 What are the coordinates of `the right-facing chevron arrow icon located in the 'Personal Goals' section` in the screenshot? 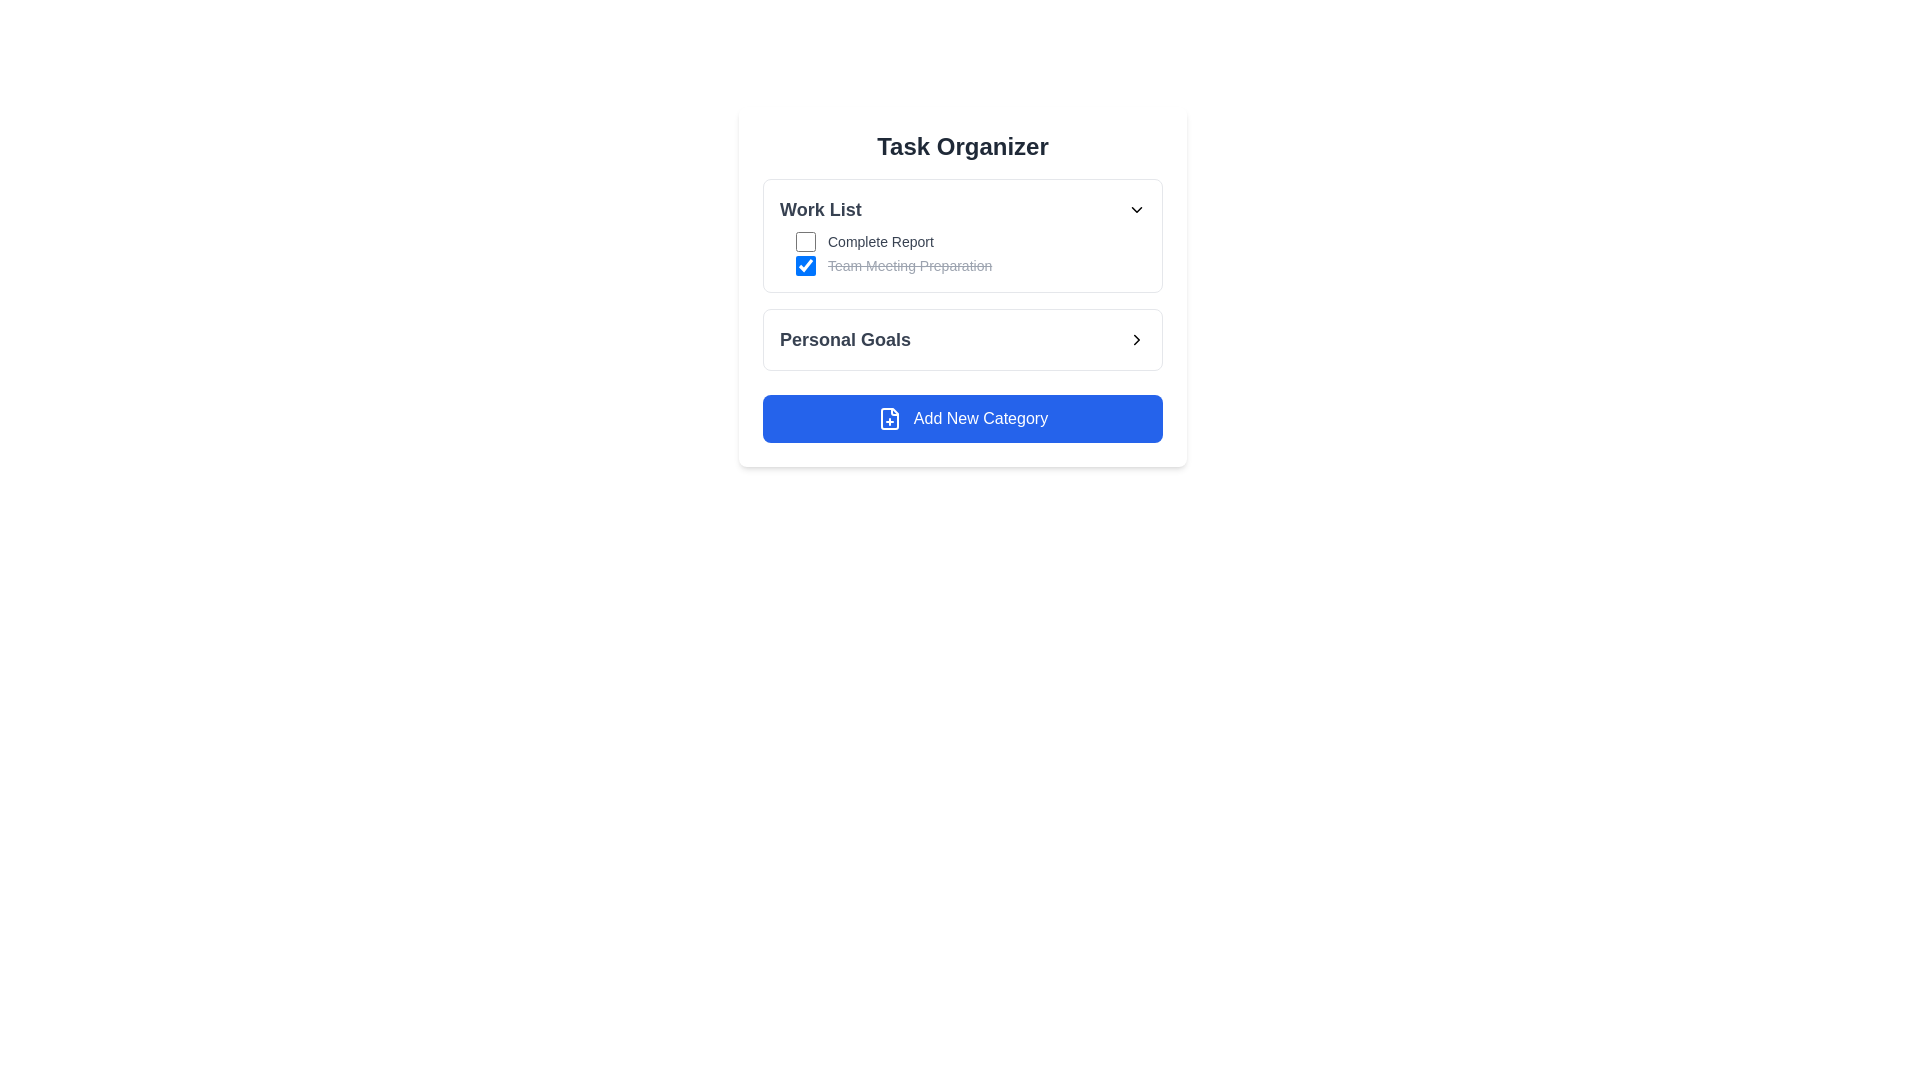 It's located at (1137, 338).